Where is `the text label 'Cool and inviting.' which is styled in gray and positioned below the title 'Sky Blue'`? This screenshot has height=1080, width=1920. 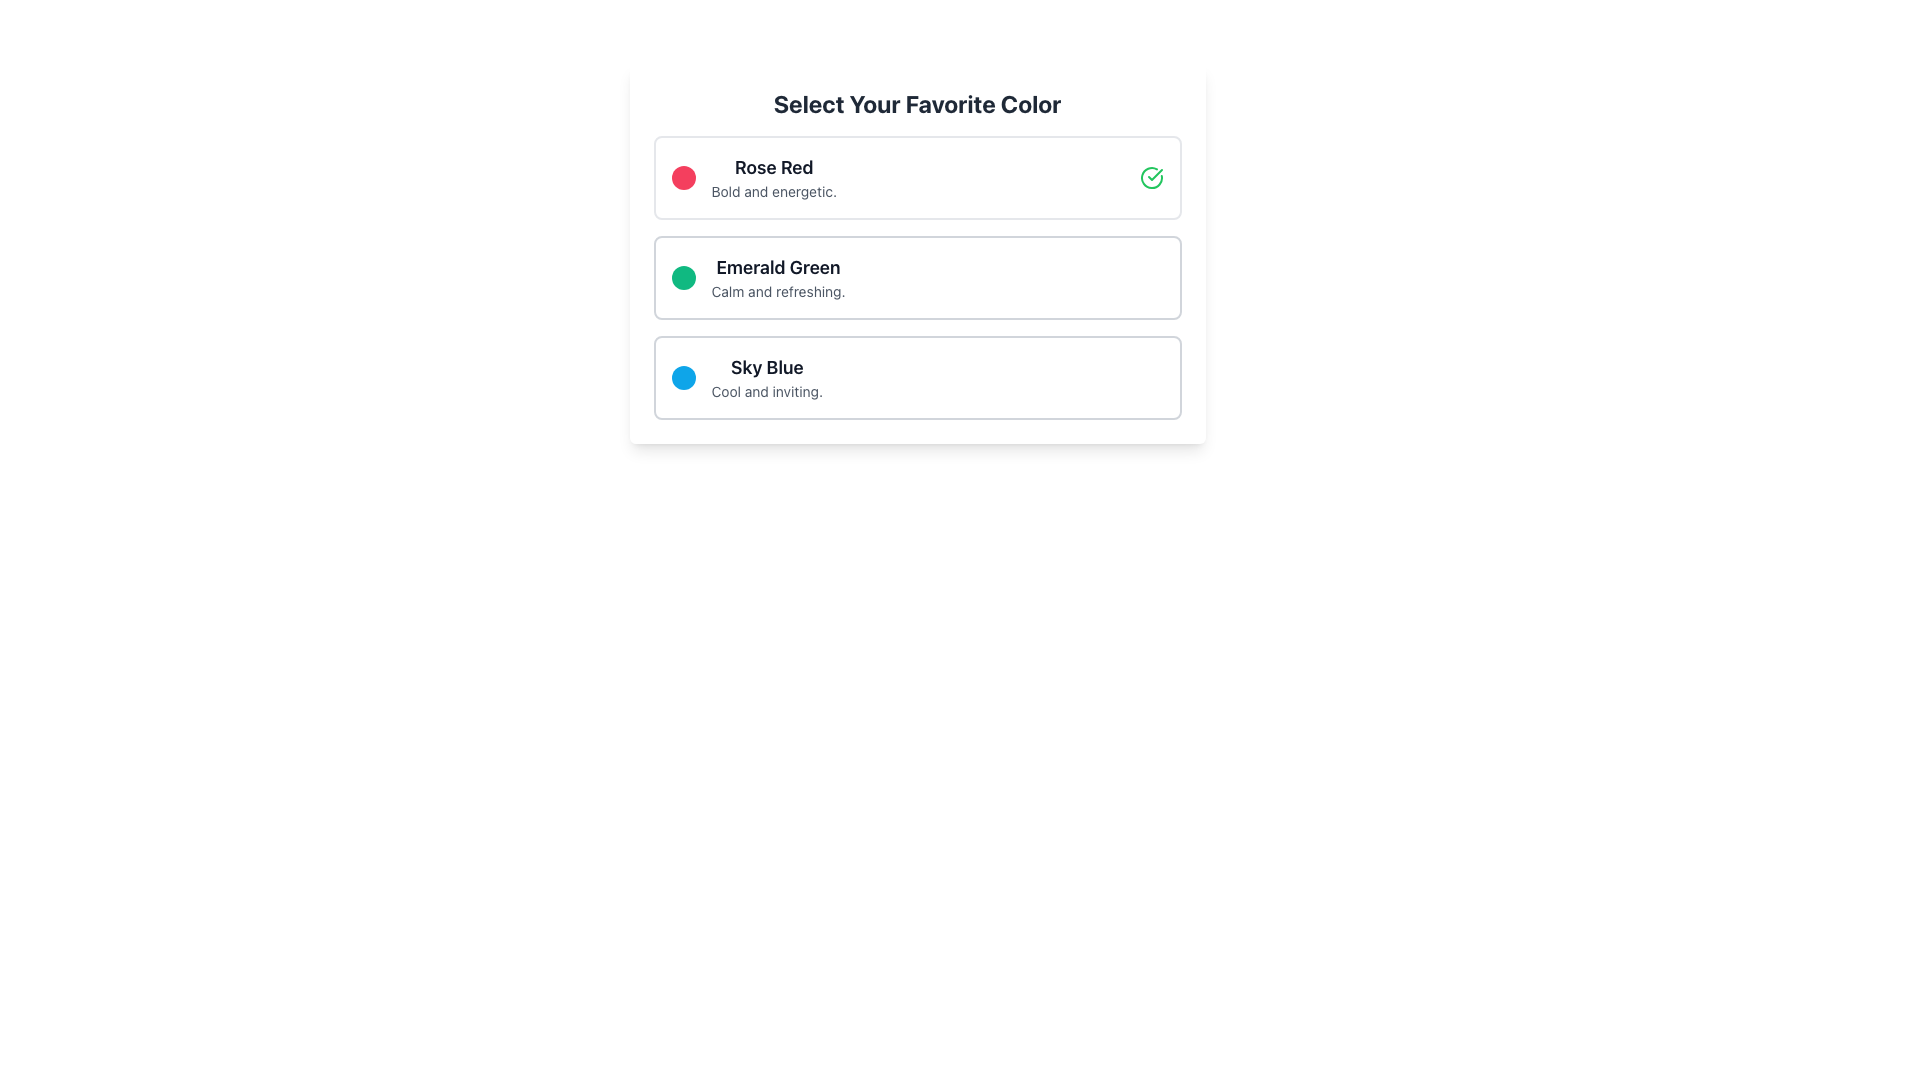 the text label 'Cool and inviting.' which is styled in gray and positioned below the title 'Sky Blue' is located at coordinates (766, 392).